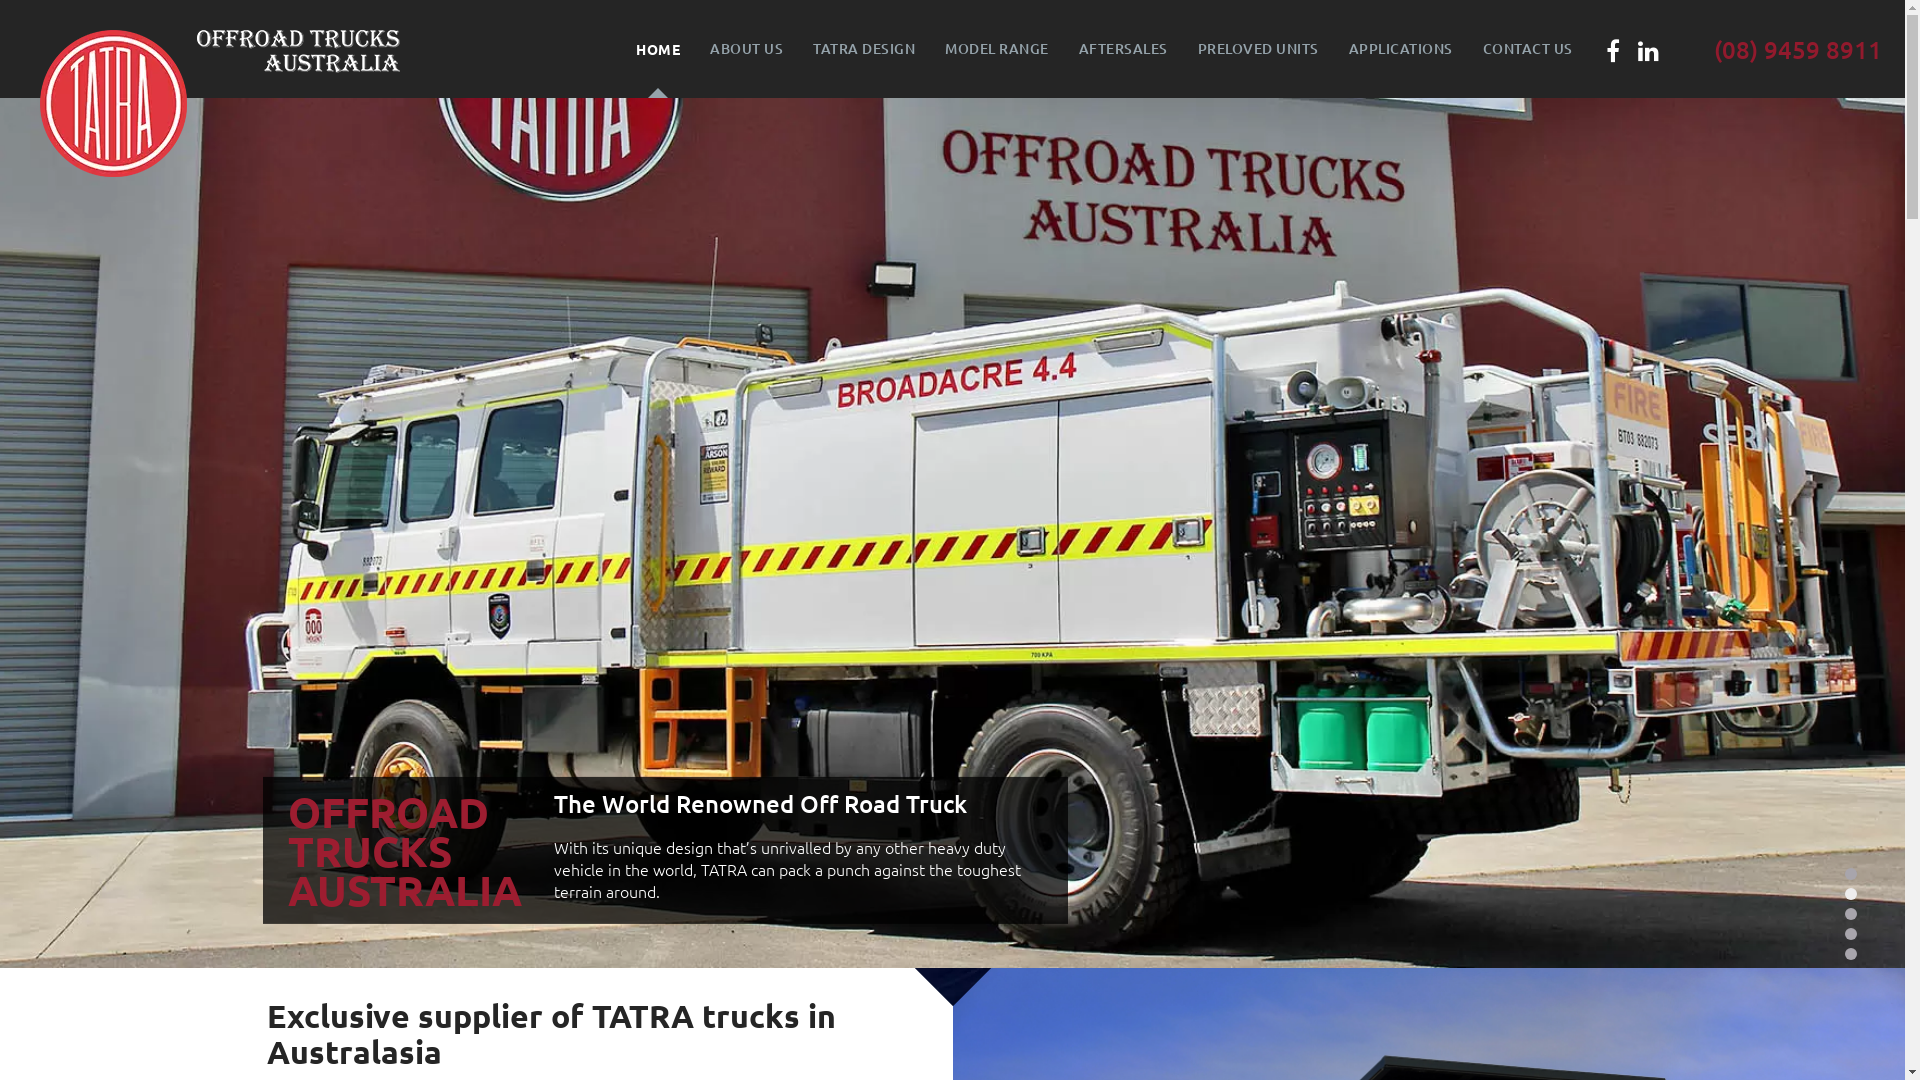 The height and width of the screenshot is (1080, 1920). I want to click on '1', so click(1843, 873).